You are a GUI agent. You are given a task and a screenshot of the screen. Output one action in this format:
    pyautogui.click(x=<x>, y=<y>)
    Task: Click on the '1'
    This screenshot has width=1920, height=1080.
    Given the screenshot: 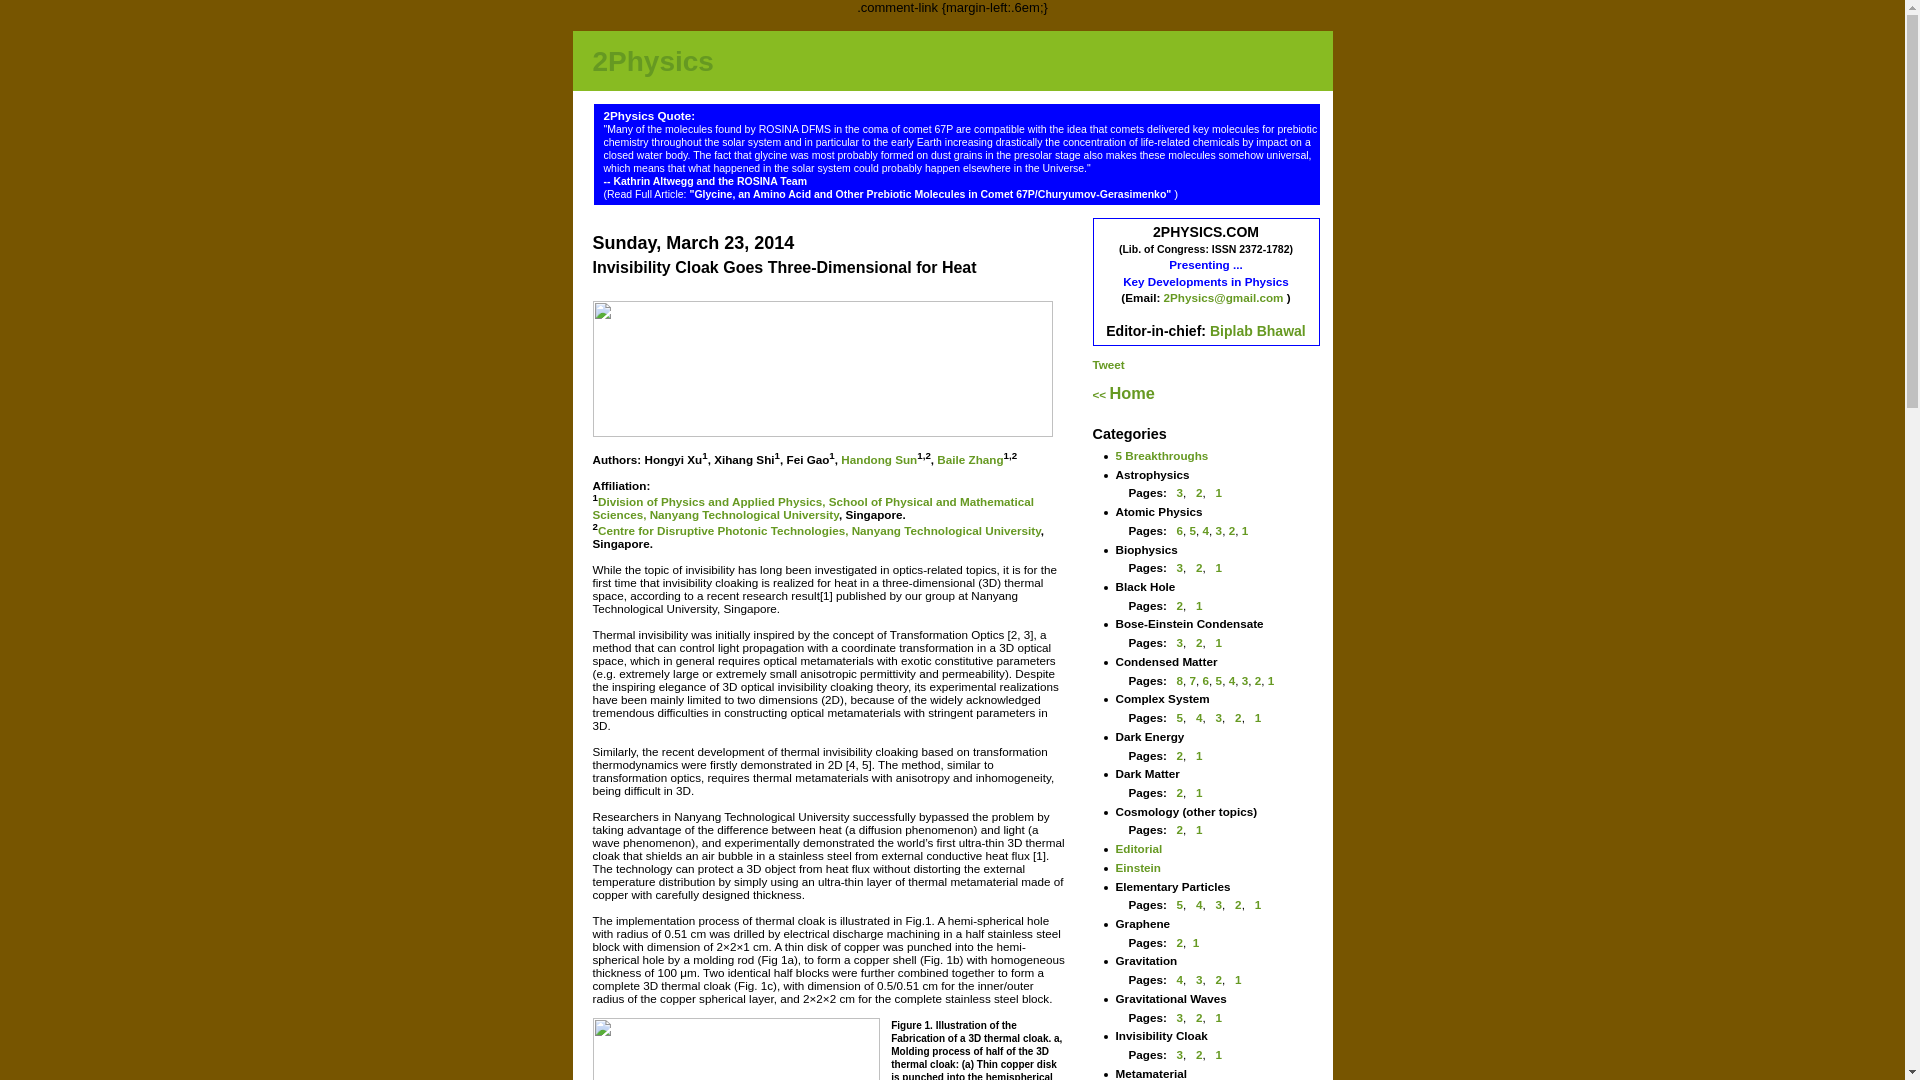 What is the action you would take?
    pyautogui.click(x=1257, y=904)
    